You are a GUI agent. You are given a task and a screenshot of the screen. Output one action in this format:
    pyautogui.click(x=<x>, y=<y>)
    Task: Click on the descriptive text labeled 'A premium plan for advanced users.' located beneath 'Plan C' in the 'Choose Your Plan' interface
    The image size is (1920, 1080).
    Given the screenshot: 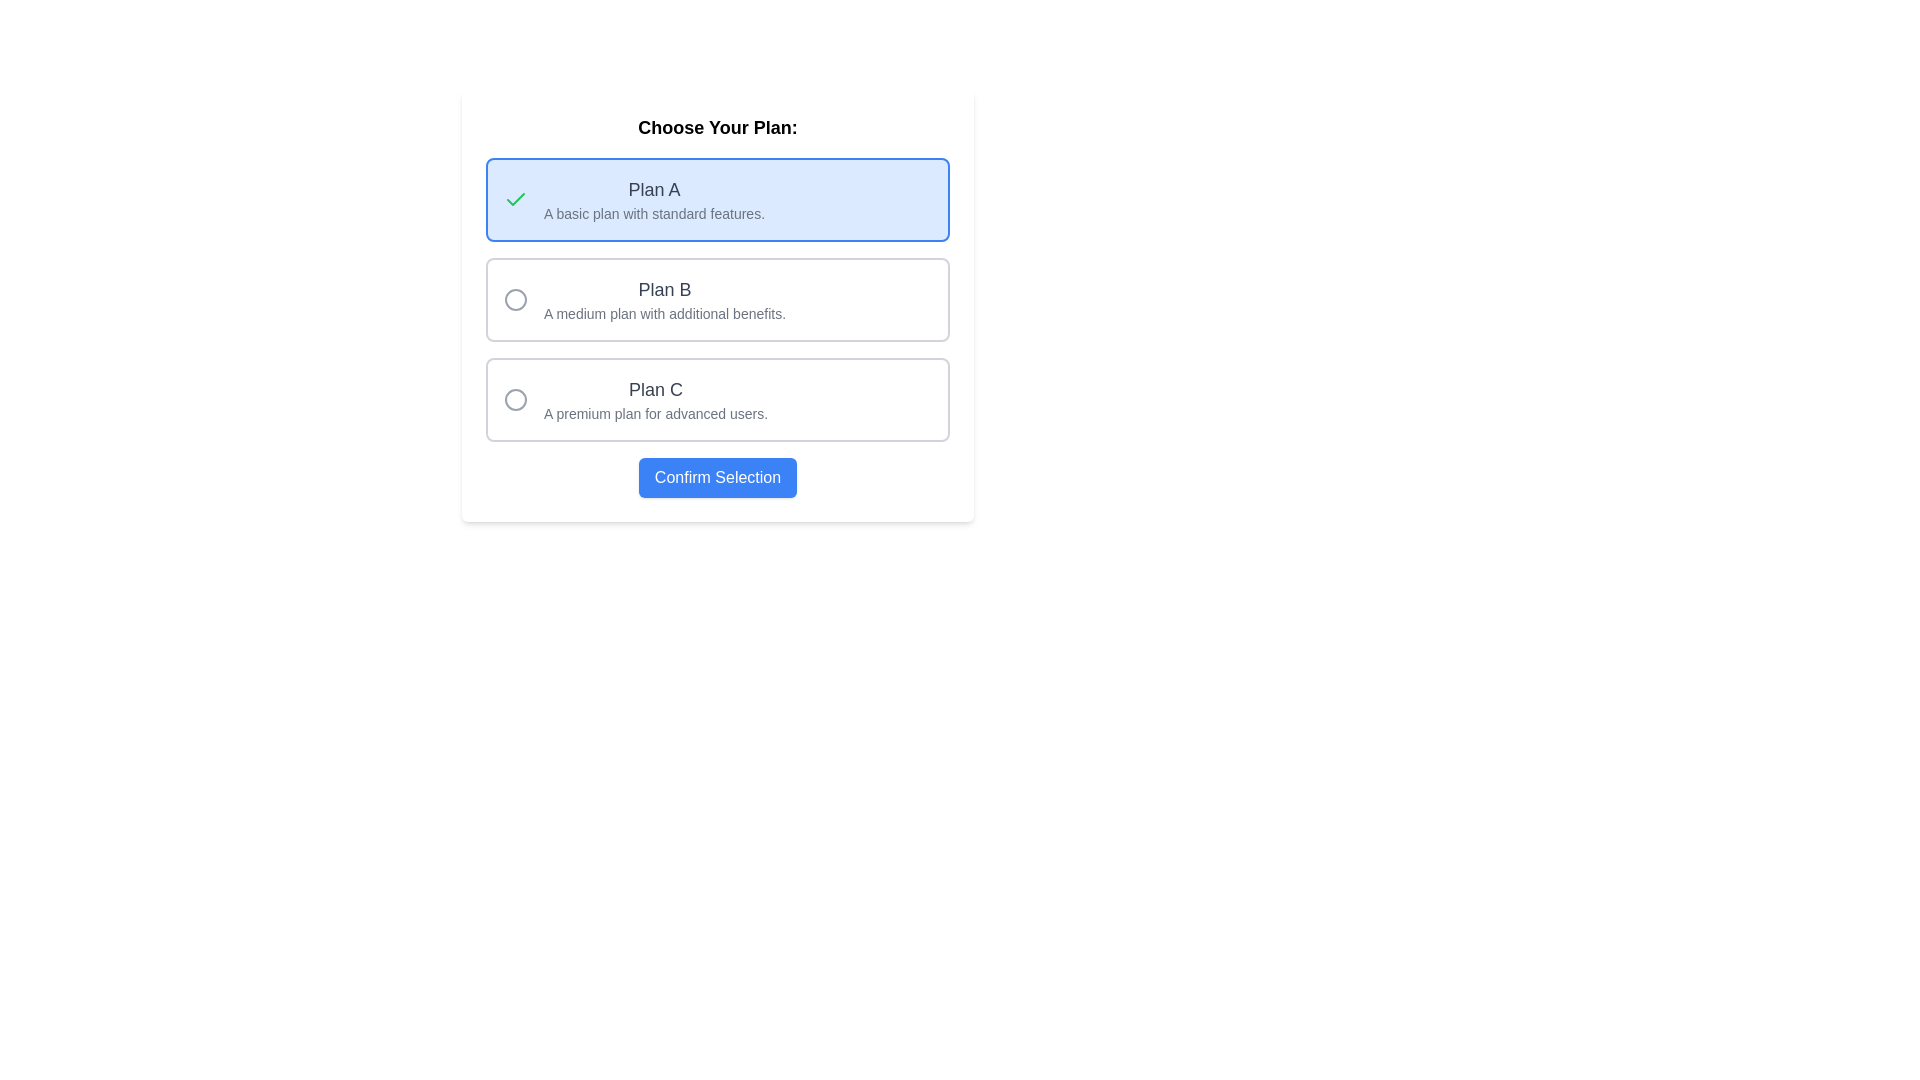 What is the action you would take?
    pyautogui.click(x=656, y=412)
    